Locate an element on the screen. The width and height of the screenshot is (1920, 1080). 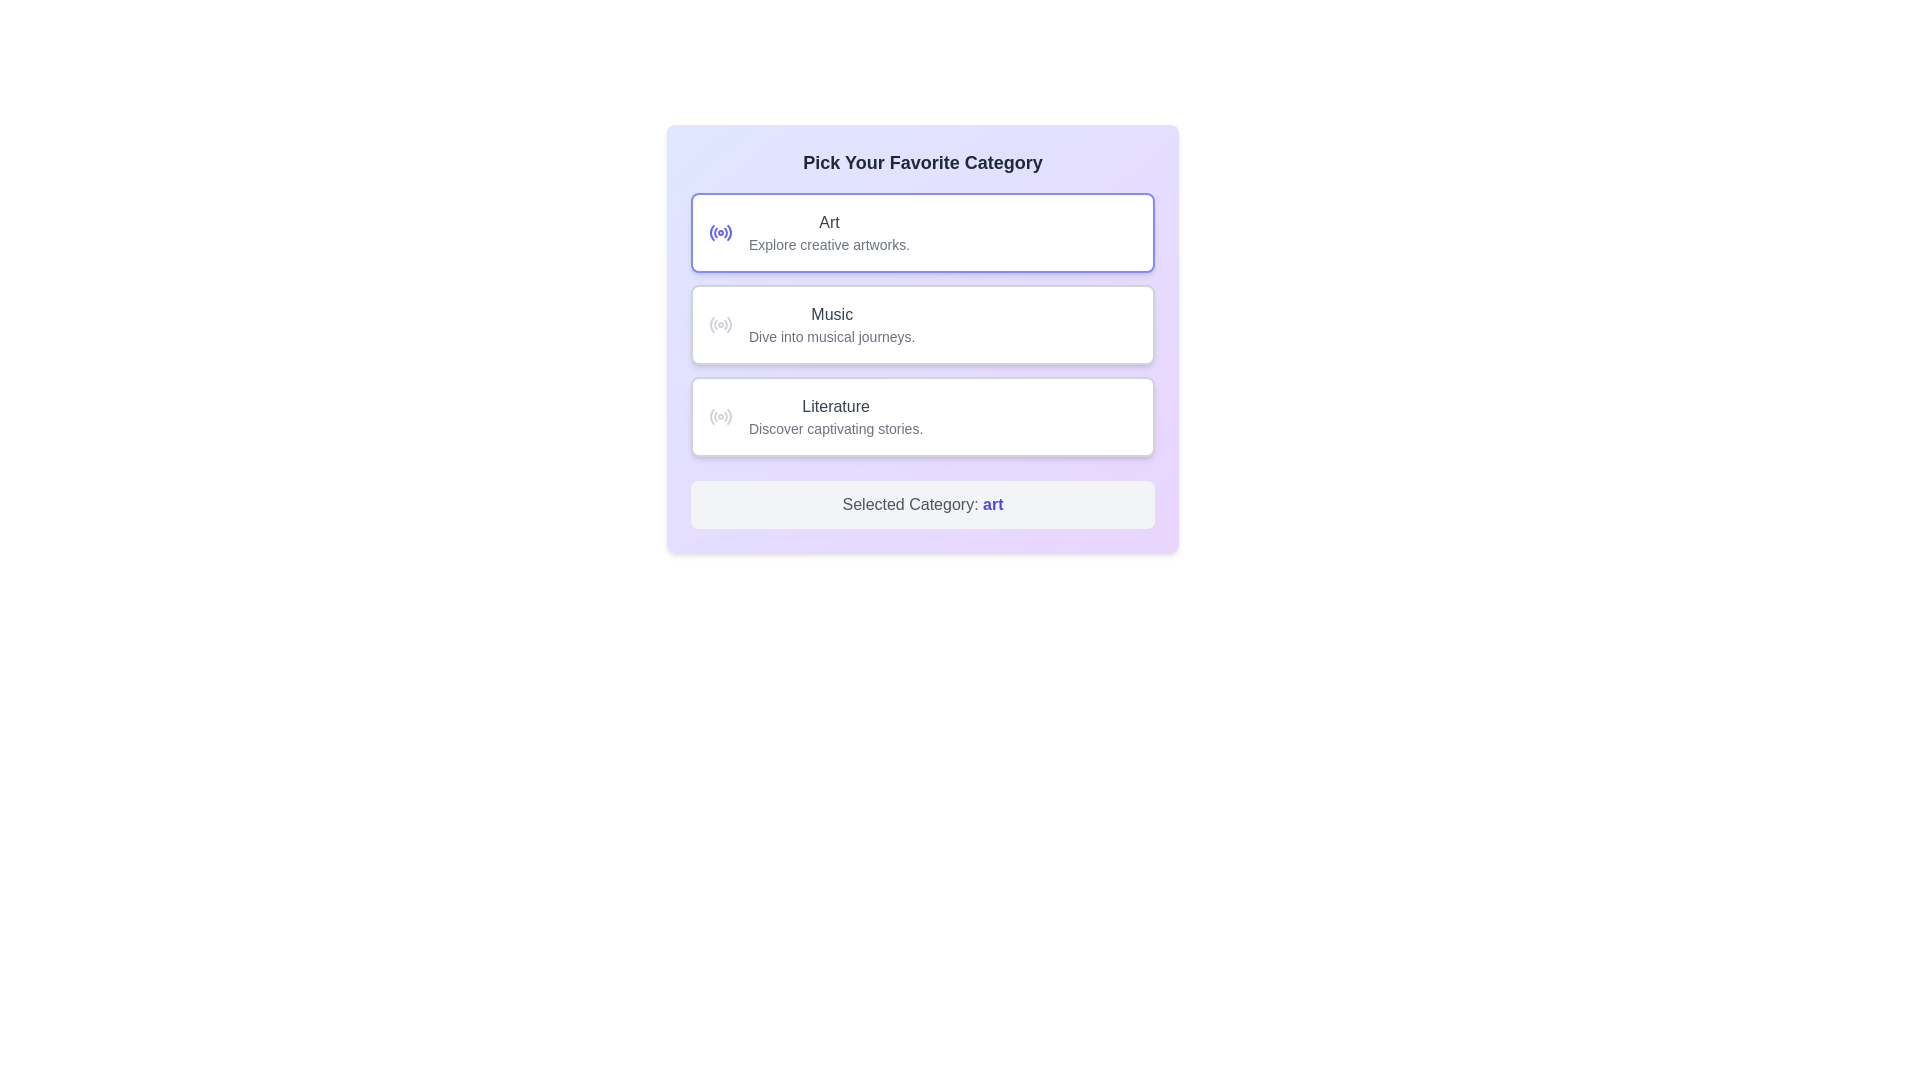
the Text label providing additional context for the 'Art' category, located beneath the 'Art' header in the vertical list of selectable categories is located at coordinates (829, 244).